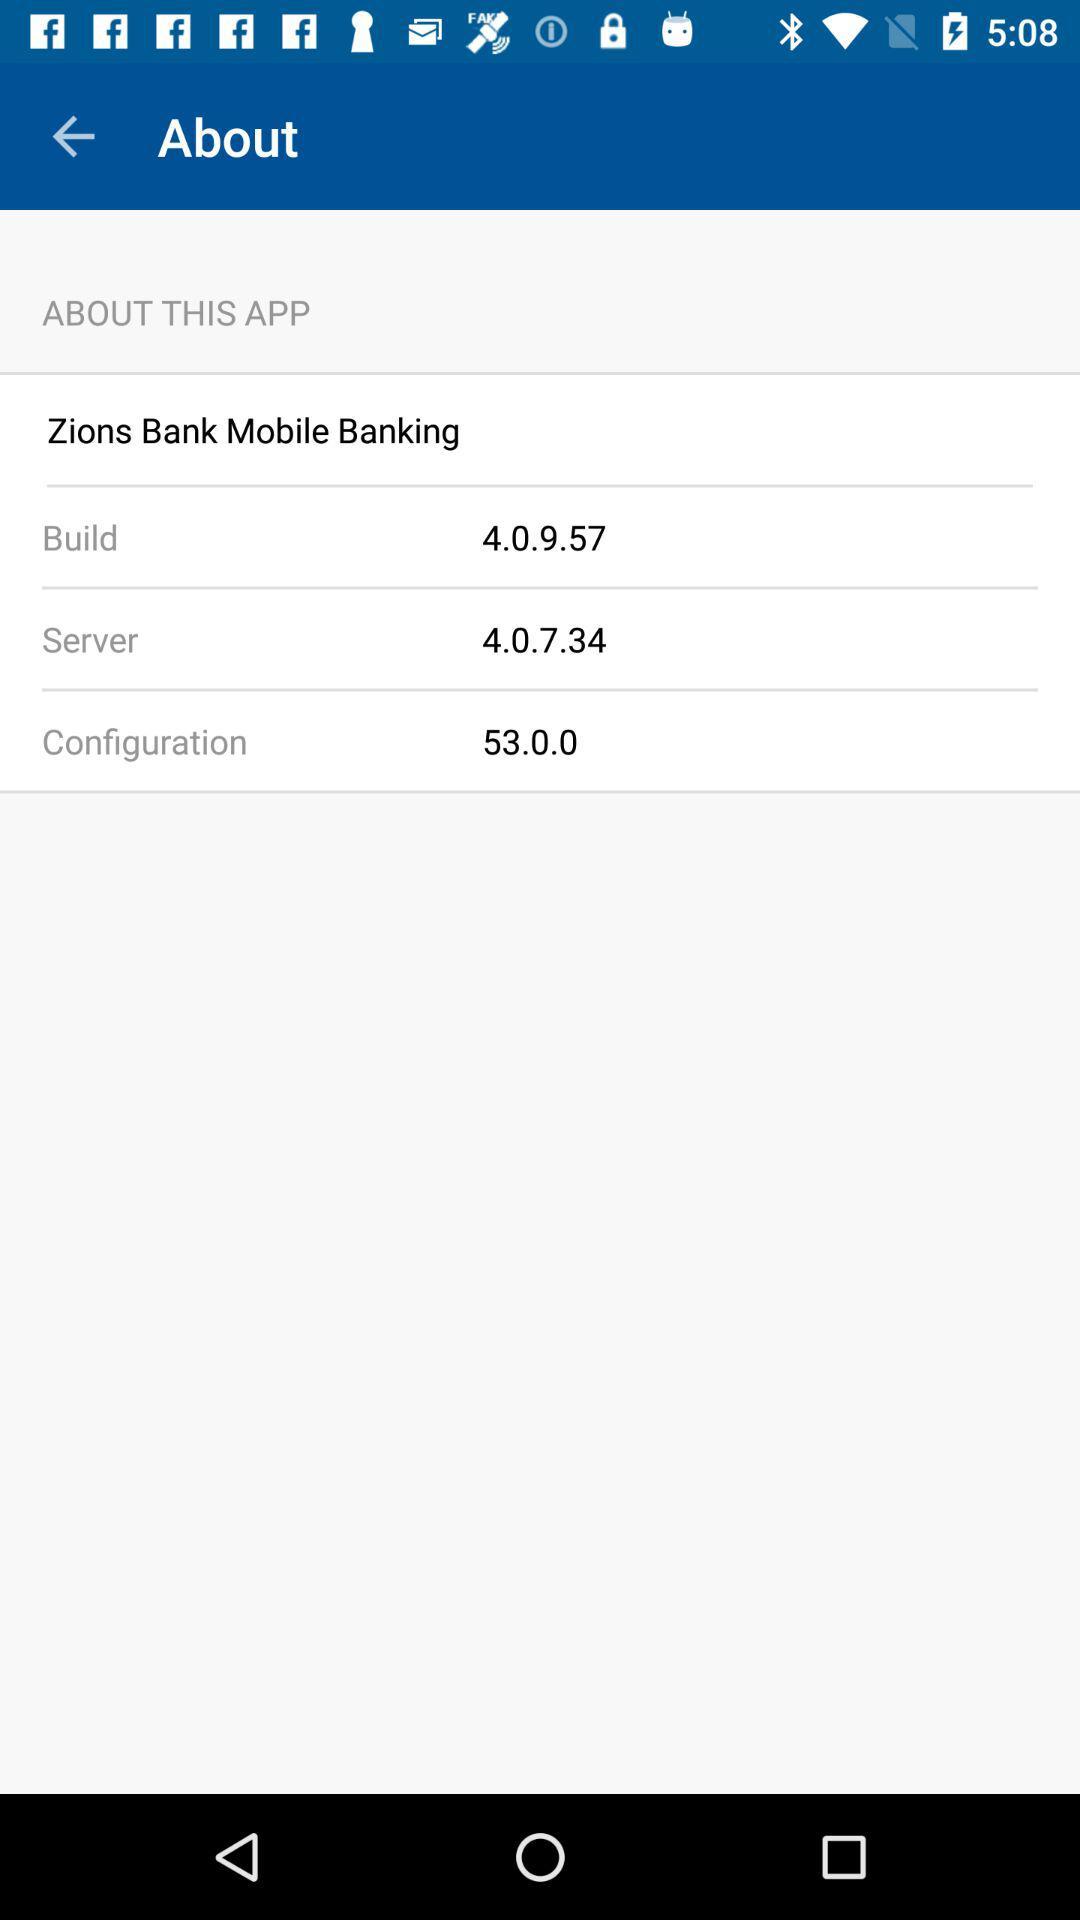 This screenshot has width=1080, height=1920. Describe the element at coordinates (540, 373) in the screenshot. I see `icon above zions bank mobile` at that location.